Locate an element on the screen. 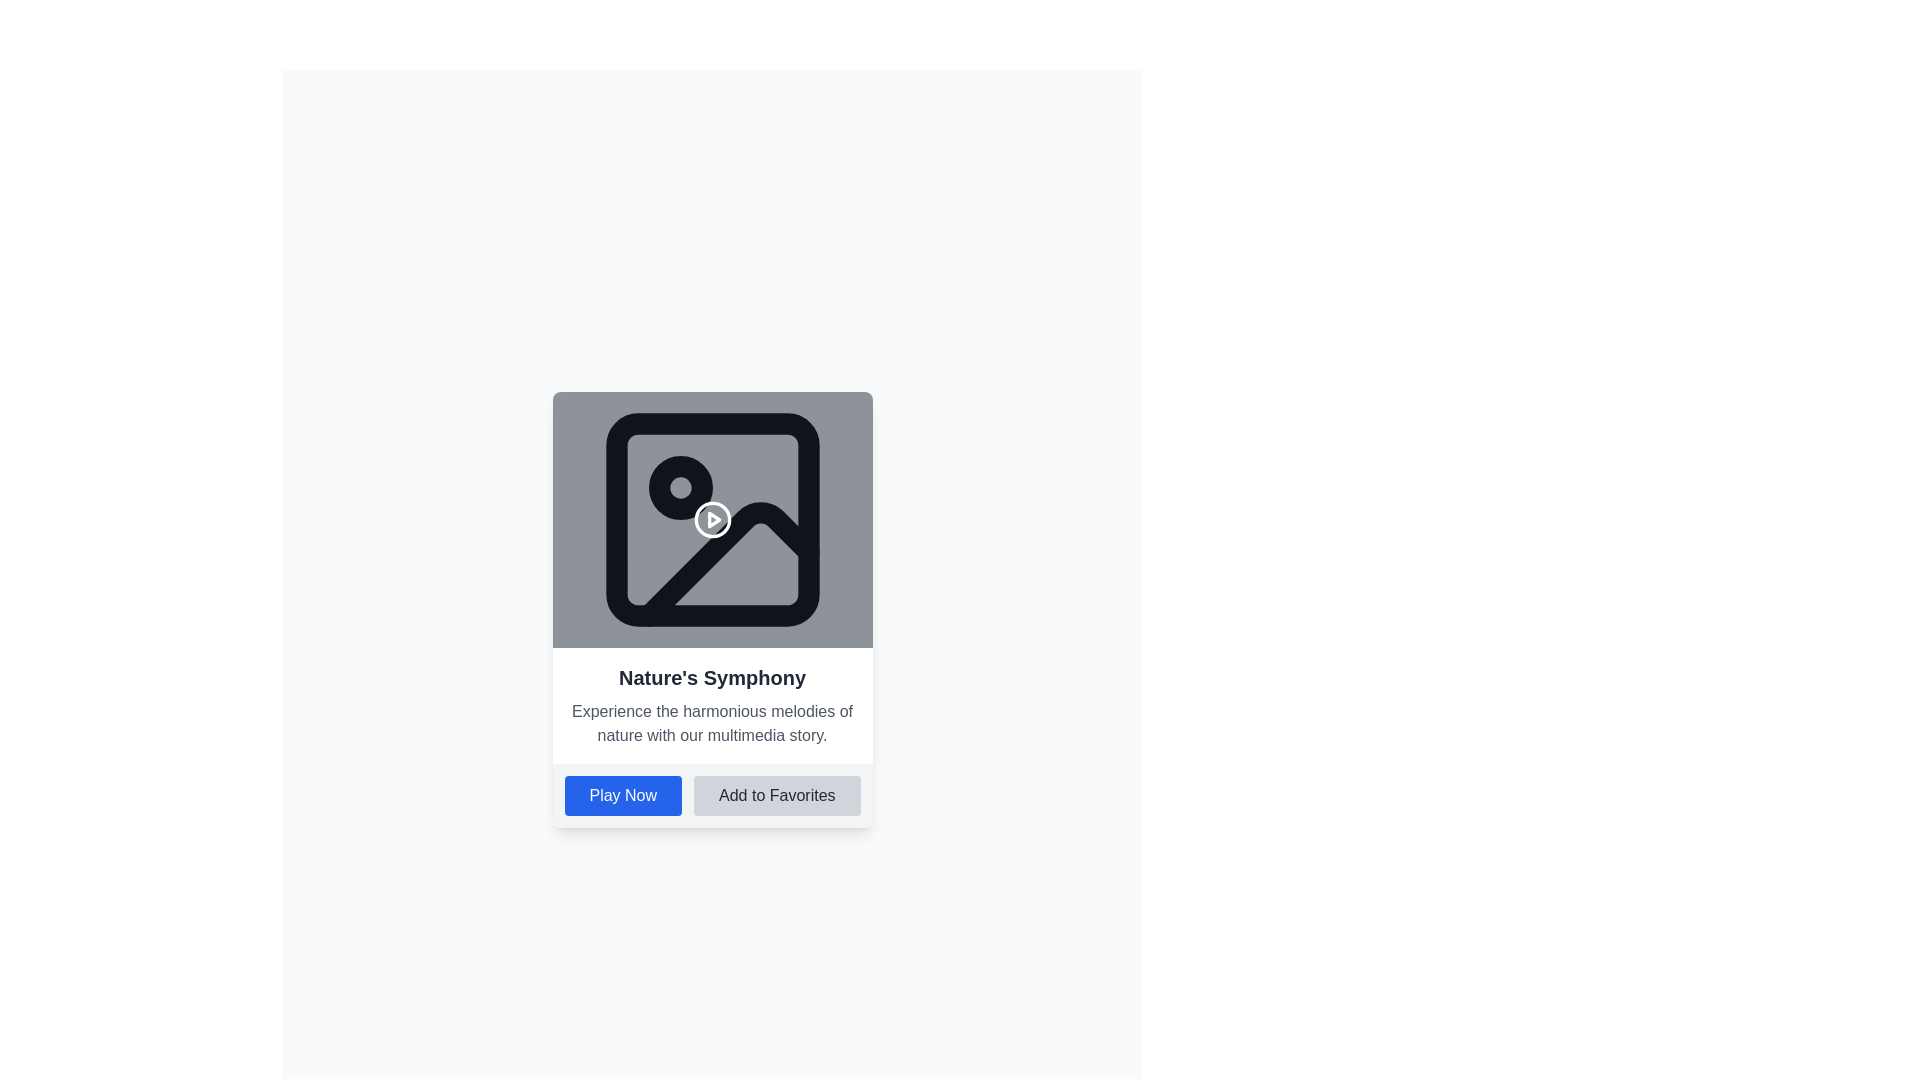  the 'Play' button located centrally within the square card, positioned above the card's textual description area, to initiate playback of multimedia content is located at coordinates (712, 519).